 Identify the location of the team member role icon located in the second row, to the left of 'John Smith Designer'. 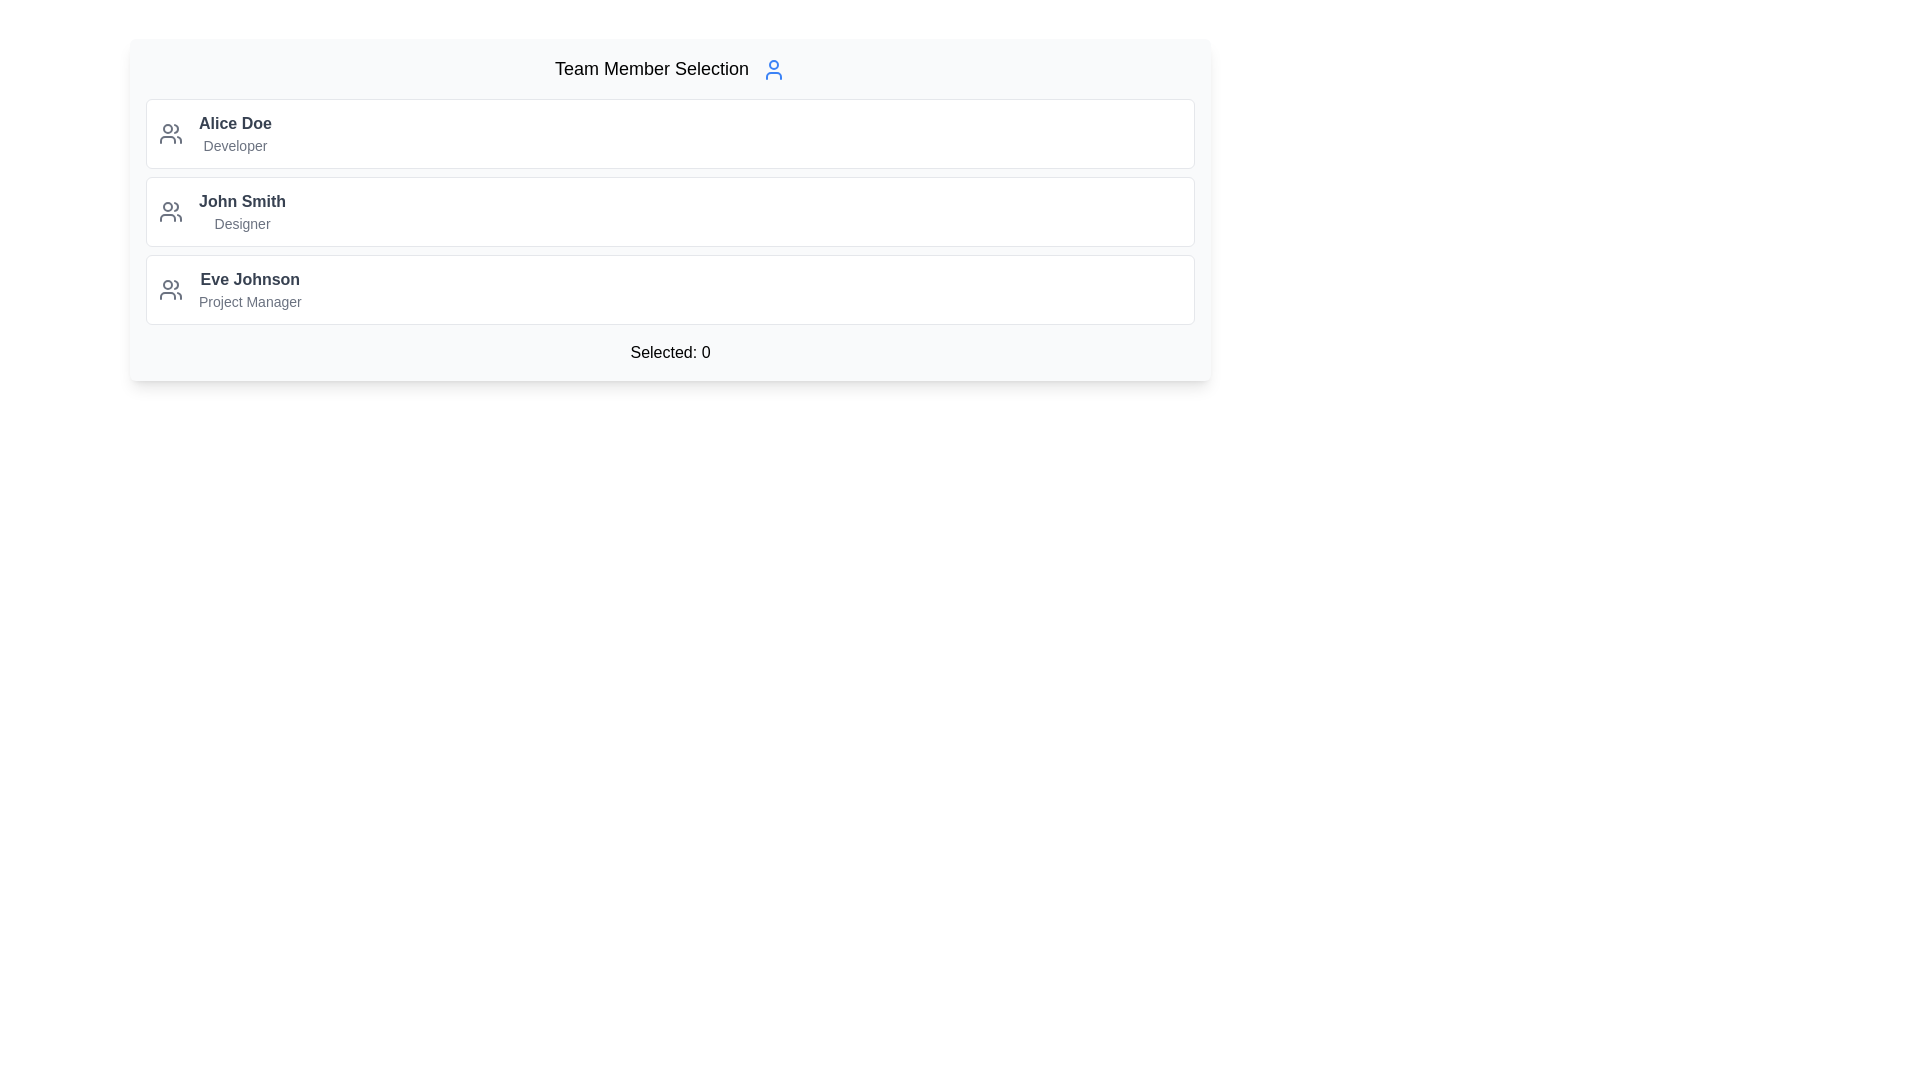
(171, 212).